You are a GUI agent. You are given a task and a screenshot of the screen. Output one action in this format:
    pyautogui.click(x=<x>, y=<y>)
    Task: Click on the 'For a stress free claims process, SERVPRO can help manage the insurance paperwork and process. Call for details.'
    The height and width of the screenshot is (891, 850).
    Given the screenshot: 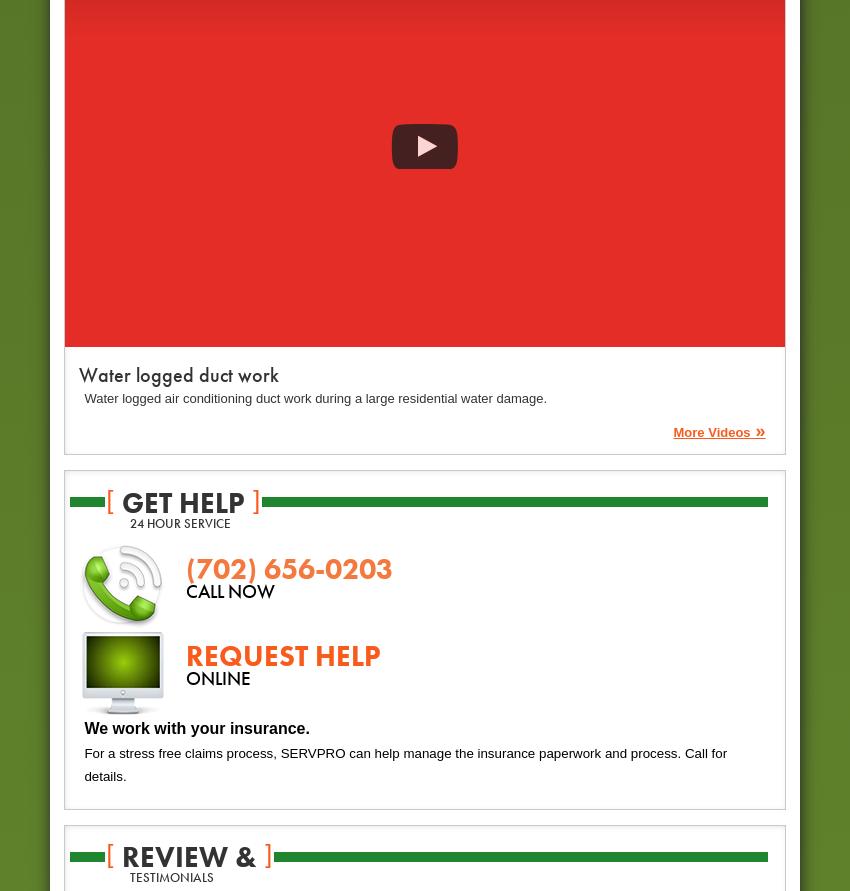 What is the action you would take?
    pyautogui.click(x=405, y=764)
    